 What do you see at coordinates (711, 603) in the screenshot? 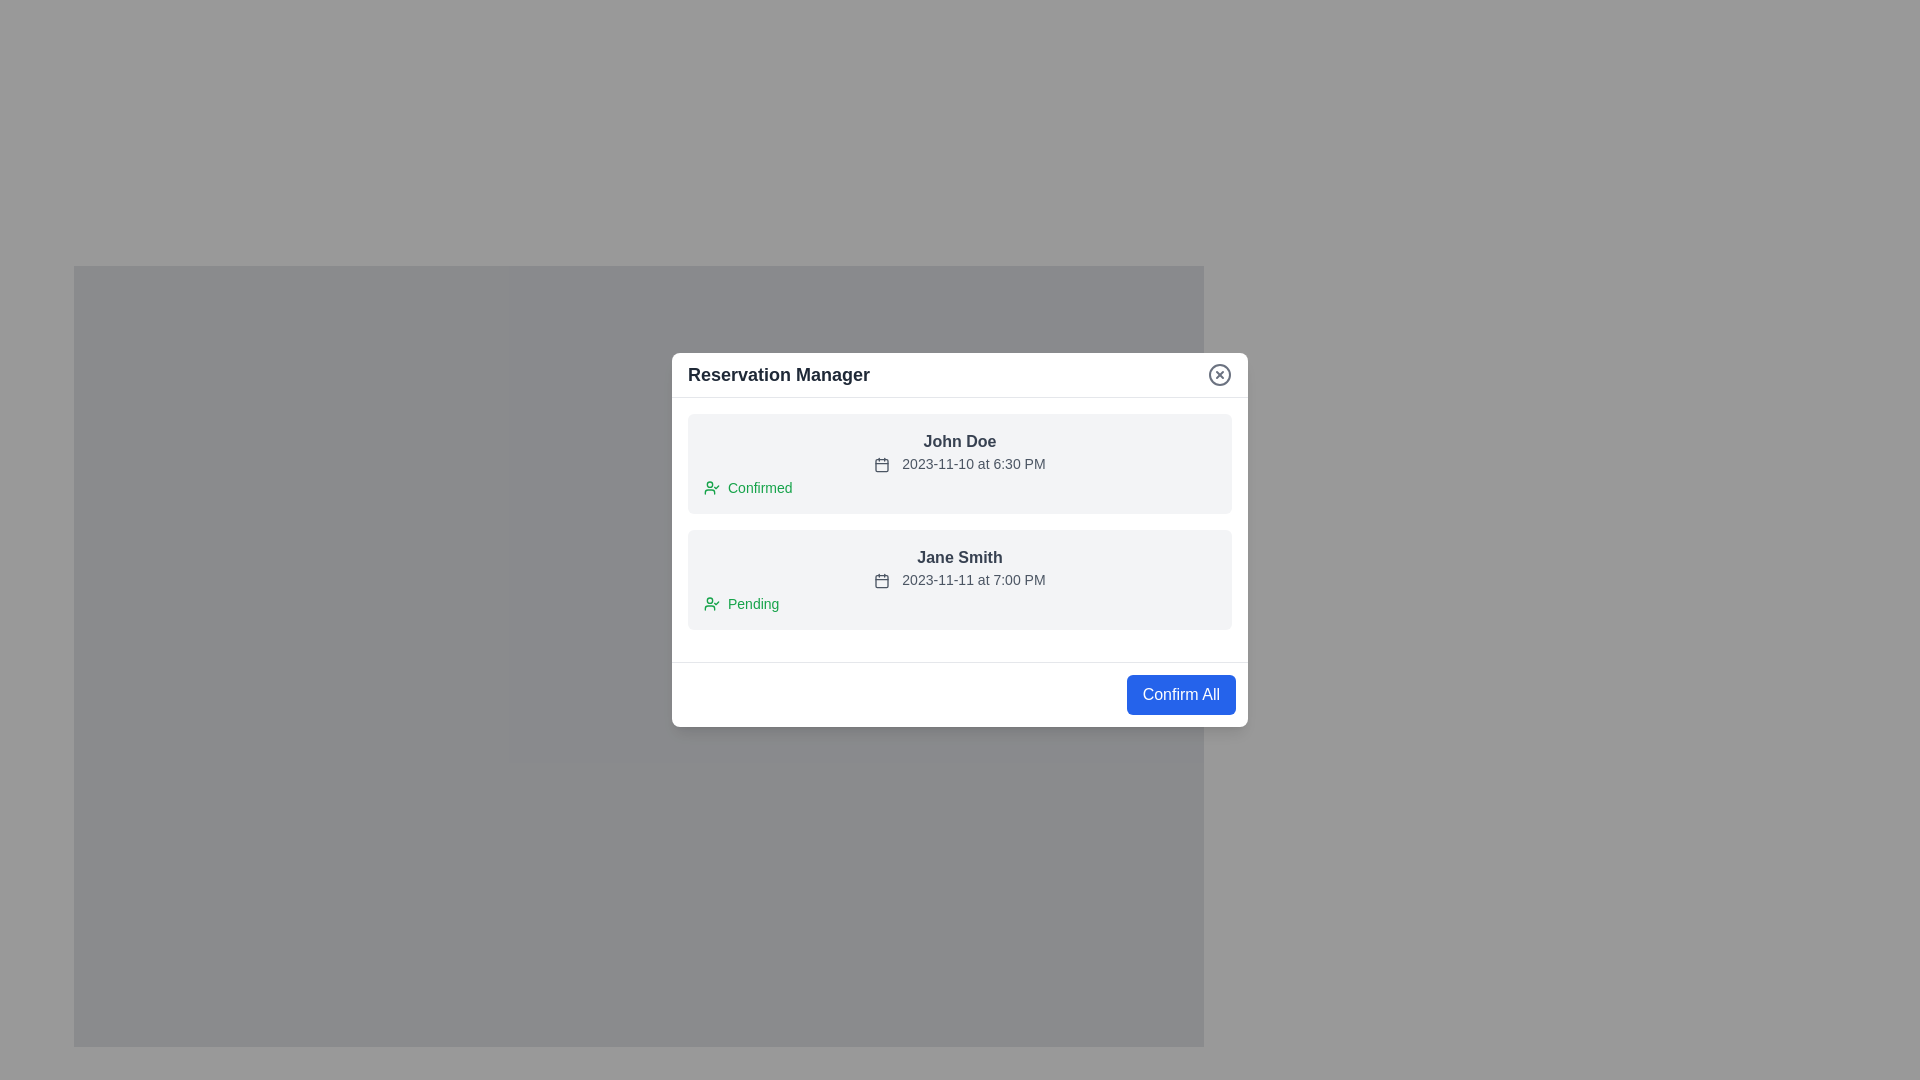
I see `user check icon styled in green next to the label 'Pending' under 'Jane Smith' in the reservation list` at bounding box center [711, 603].